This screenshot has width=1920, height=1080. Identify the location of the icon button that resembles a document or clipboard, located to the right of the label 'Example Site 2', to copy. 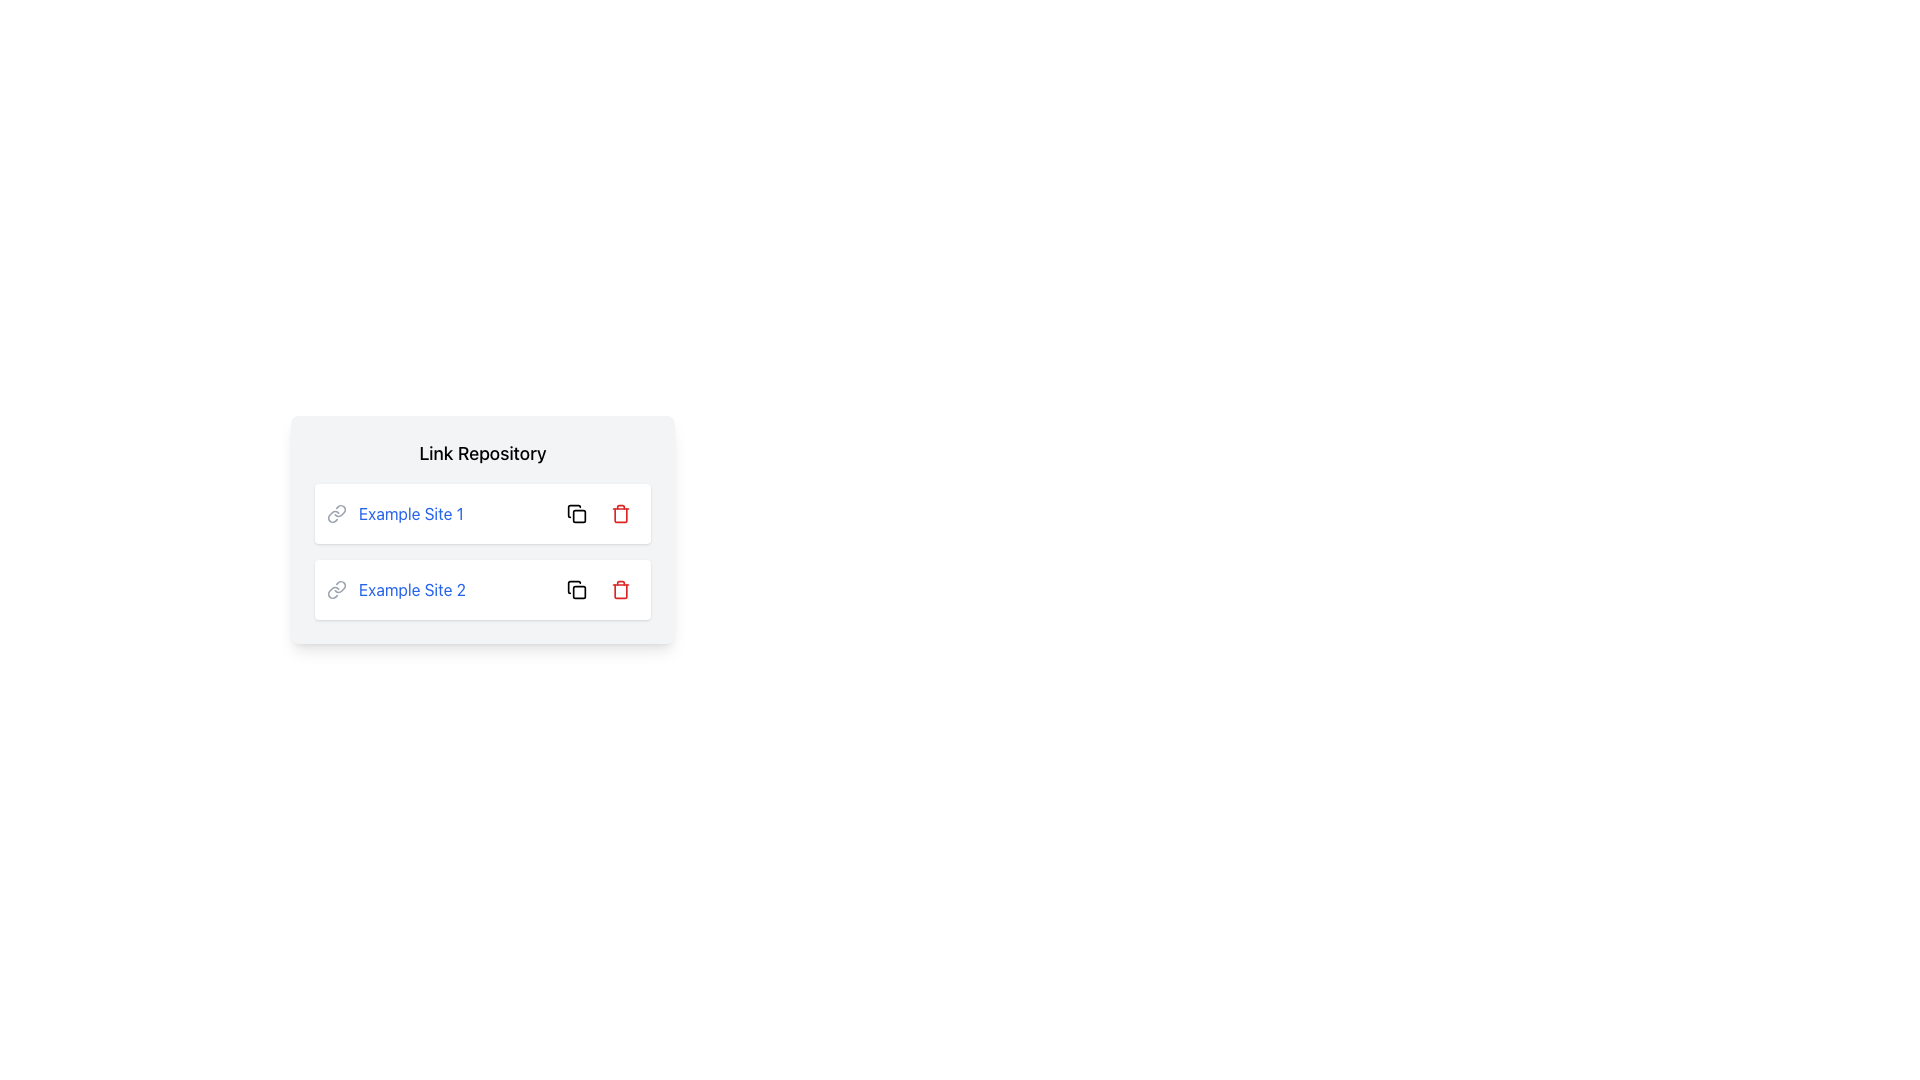
(573, 586).